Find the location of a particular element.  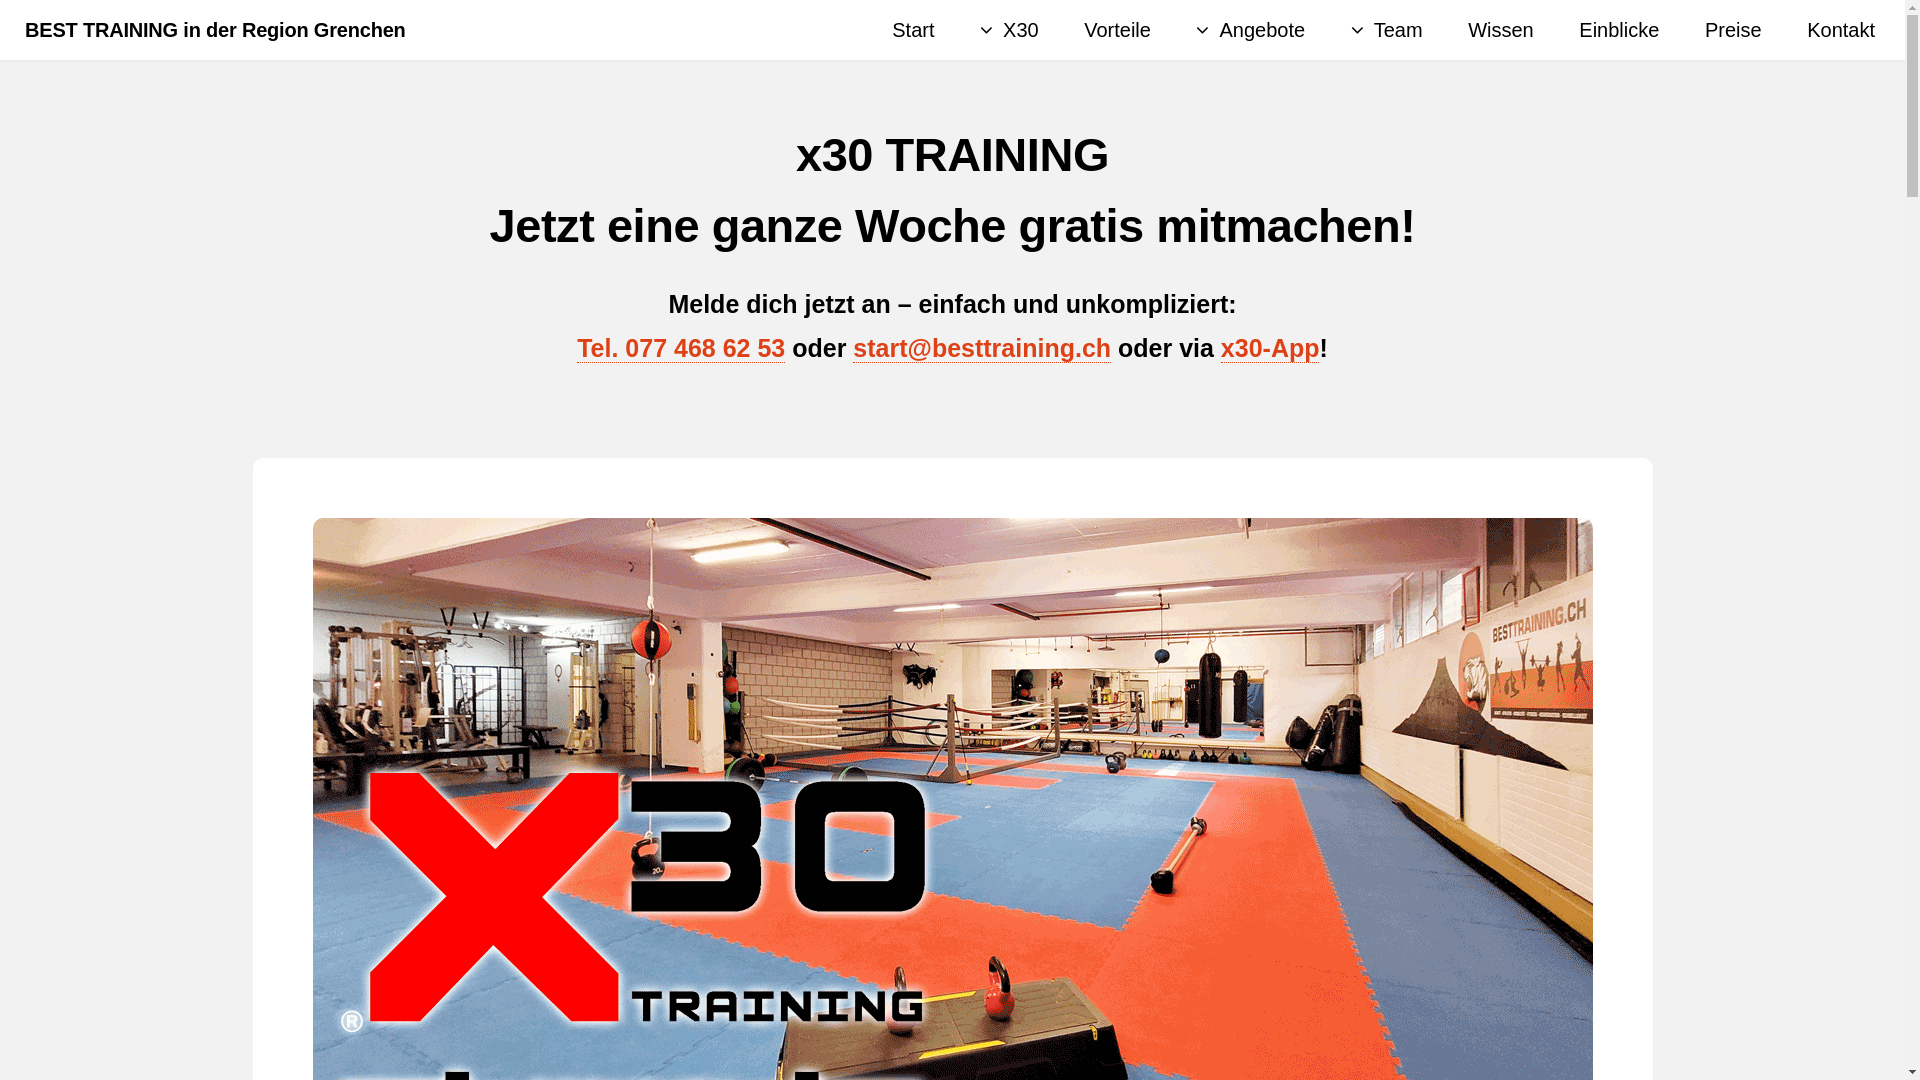

'Wissen' is located at coordinates (1501, 30).